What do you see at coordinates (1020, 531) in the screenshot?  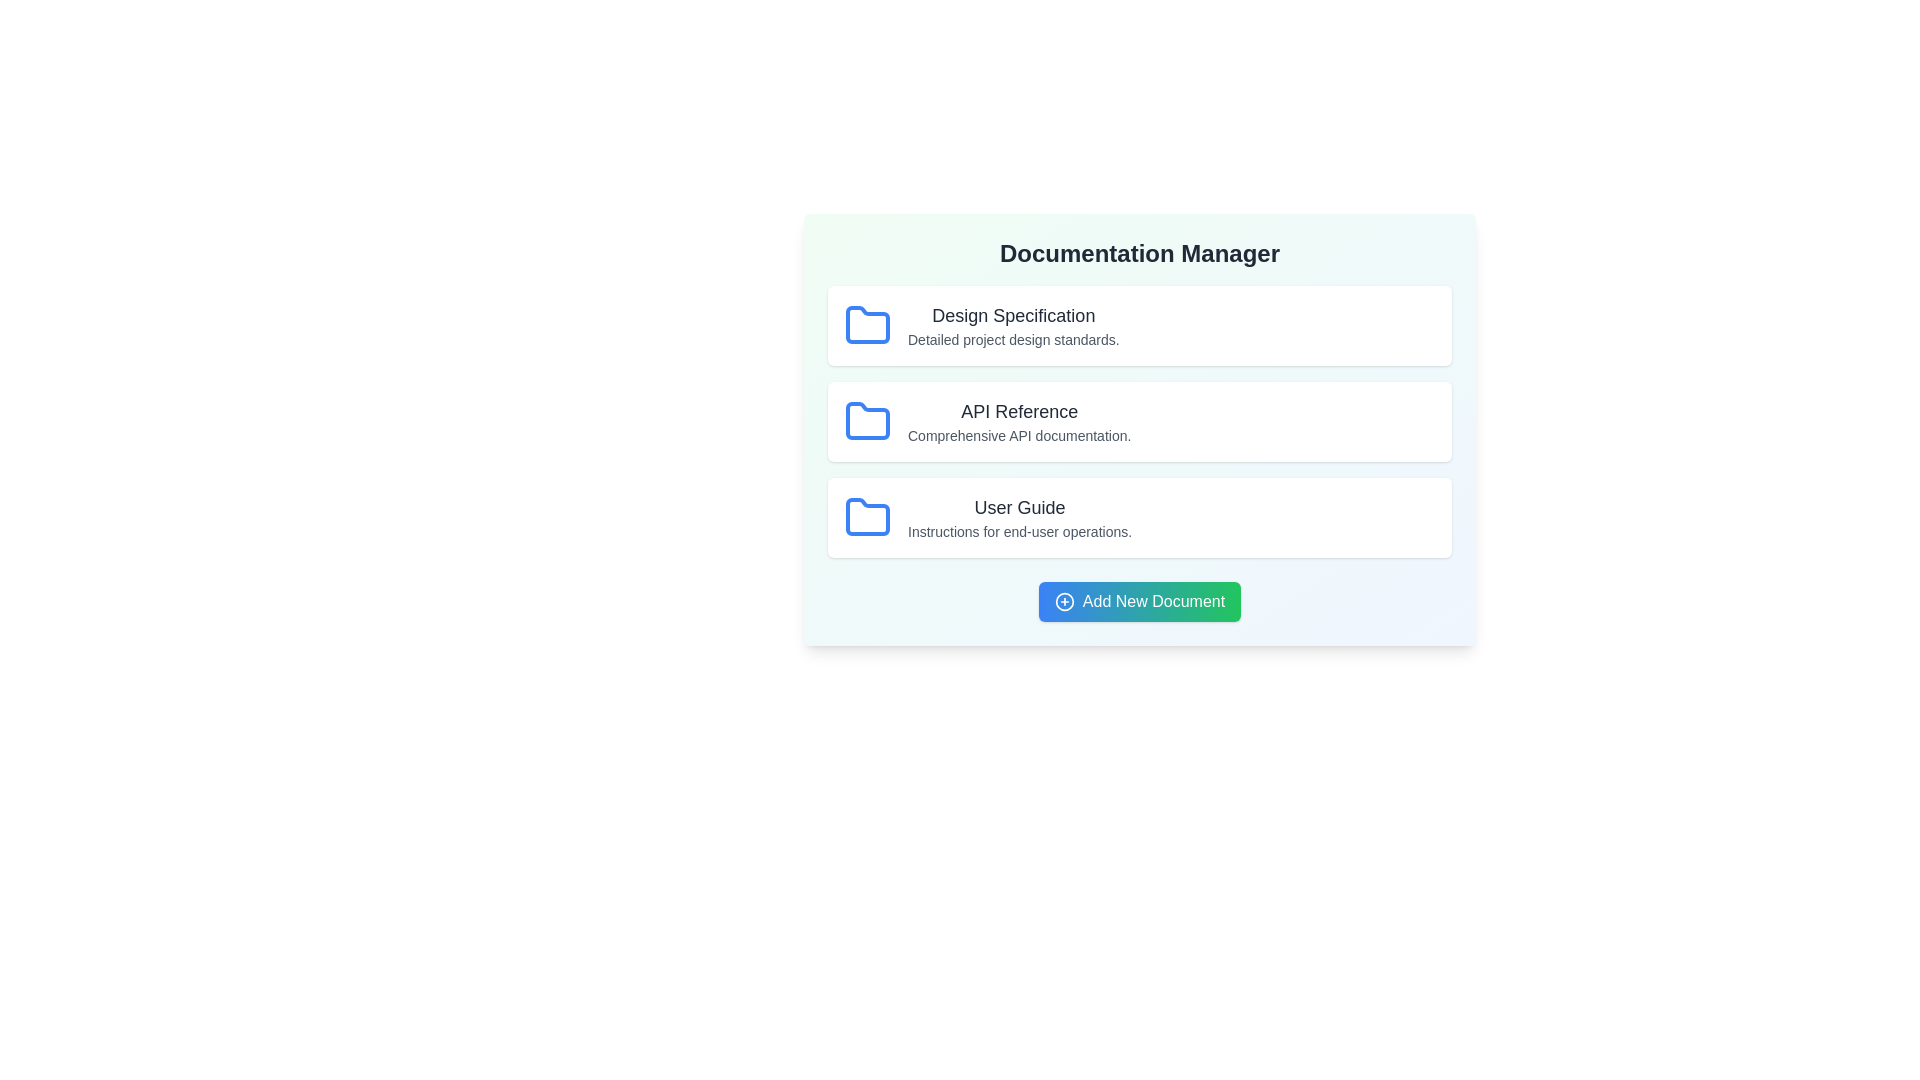 I see `the description of the document titled User Guide` at bounding box center [1020, 531].